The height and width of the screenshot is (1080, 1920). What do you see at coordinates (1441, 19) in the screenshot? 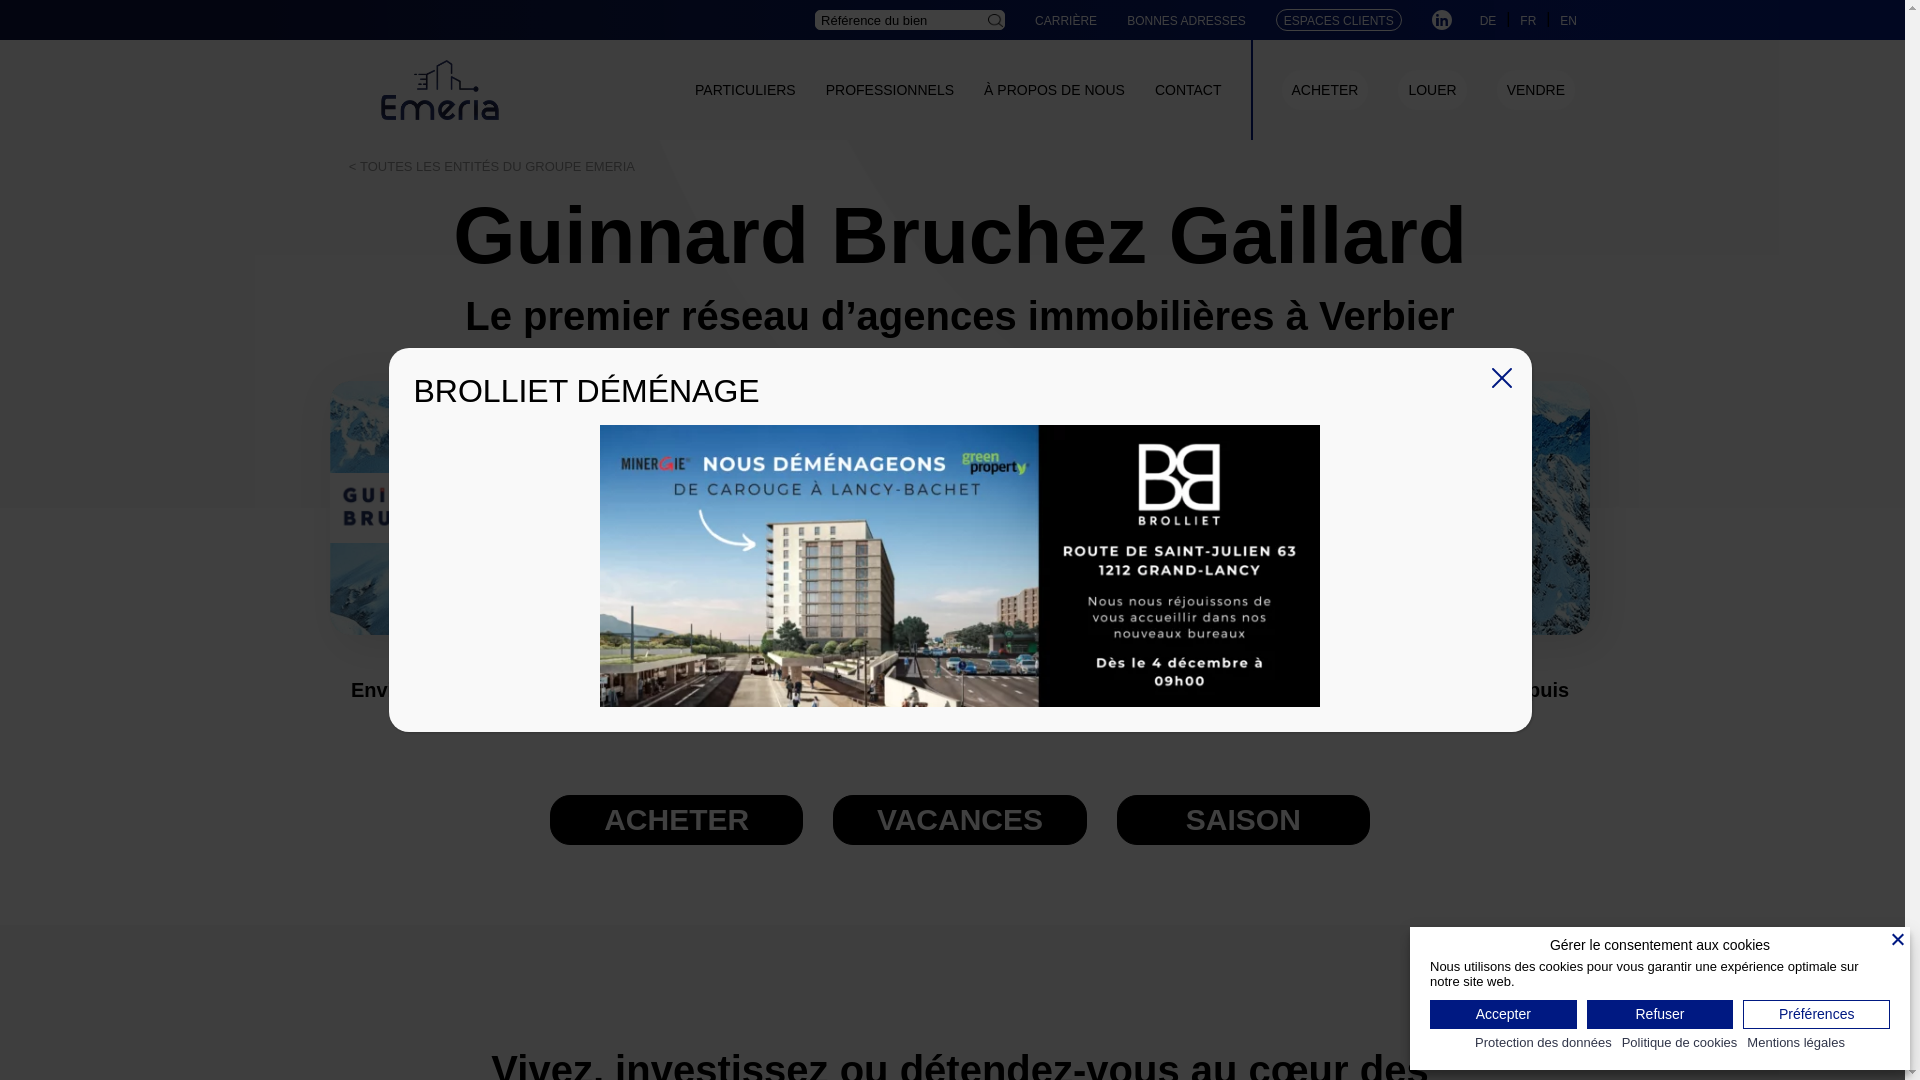
I see `'Trouver Emeria sur Linkedin'` at bounding box center [1441, 19].